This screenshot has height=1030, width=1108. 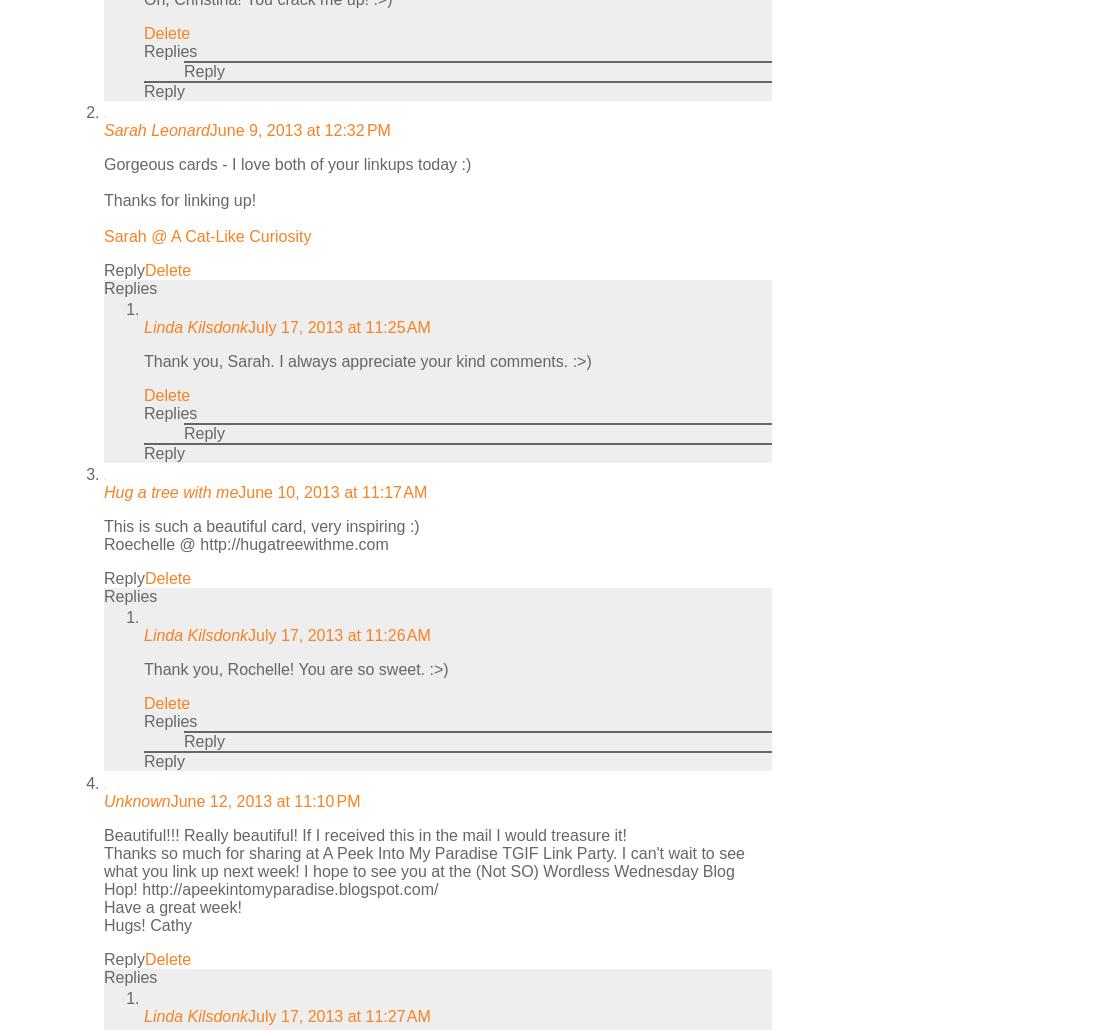 What do you see at coordinates (260, 526) in the screenshot?
I see `'This is such a beautiful card, very inspiring :)'` at bounding box center [260, 526].